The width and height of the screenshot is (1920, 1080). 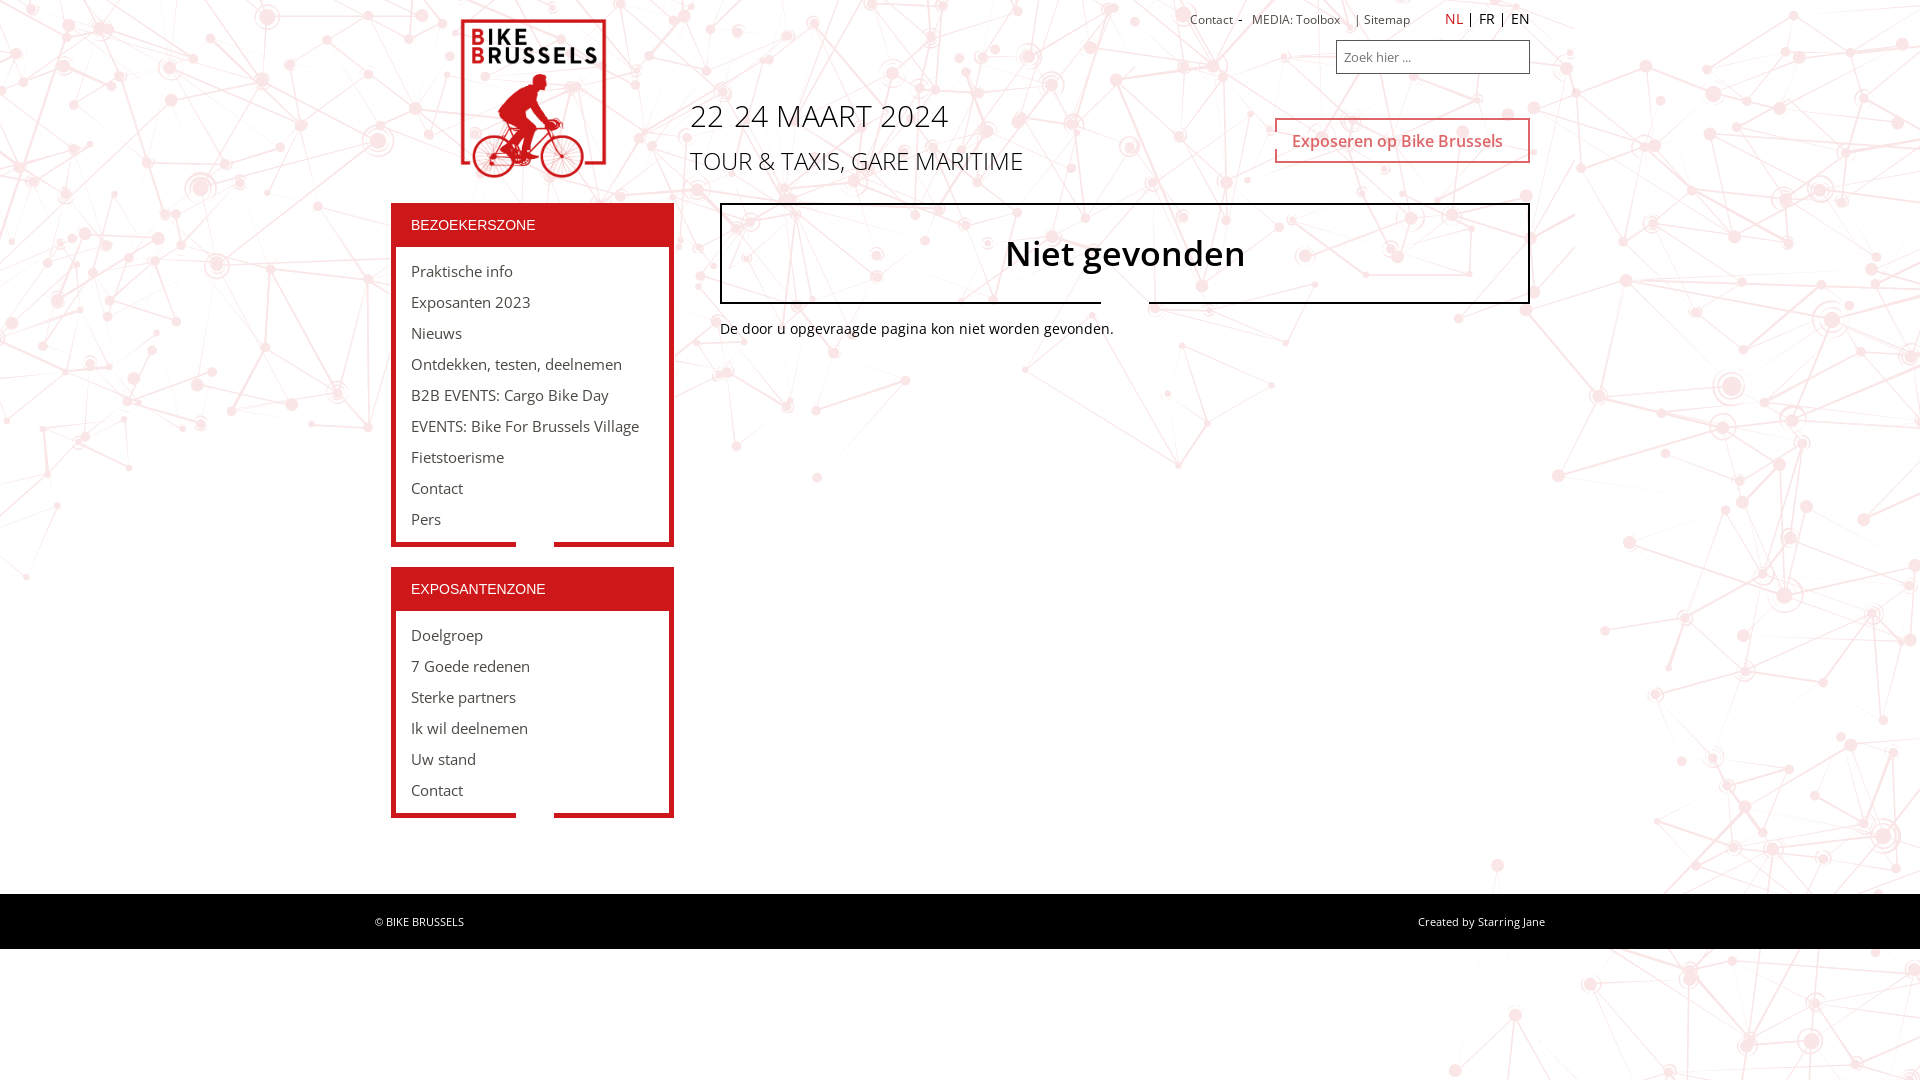 What do you see at coordinates (532, 635) in the screenshot?
I see `'Doelgroep'` at bounding box center [532, 635].